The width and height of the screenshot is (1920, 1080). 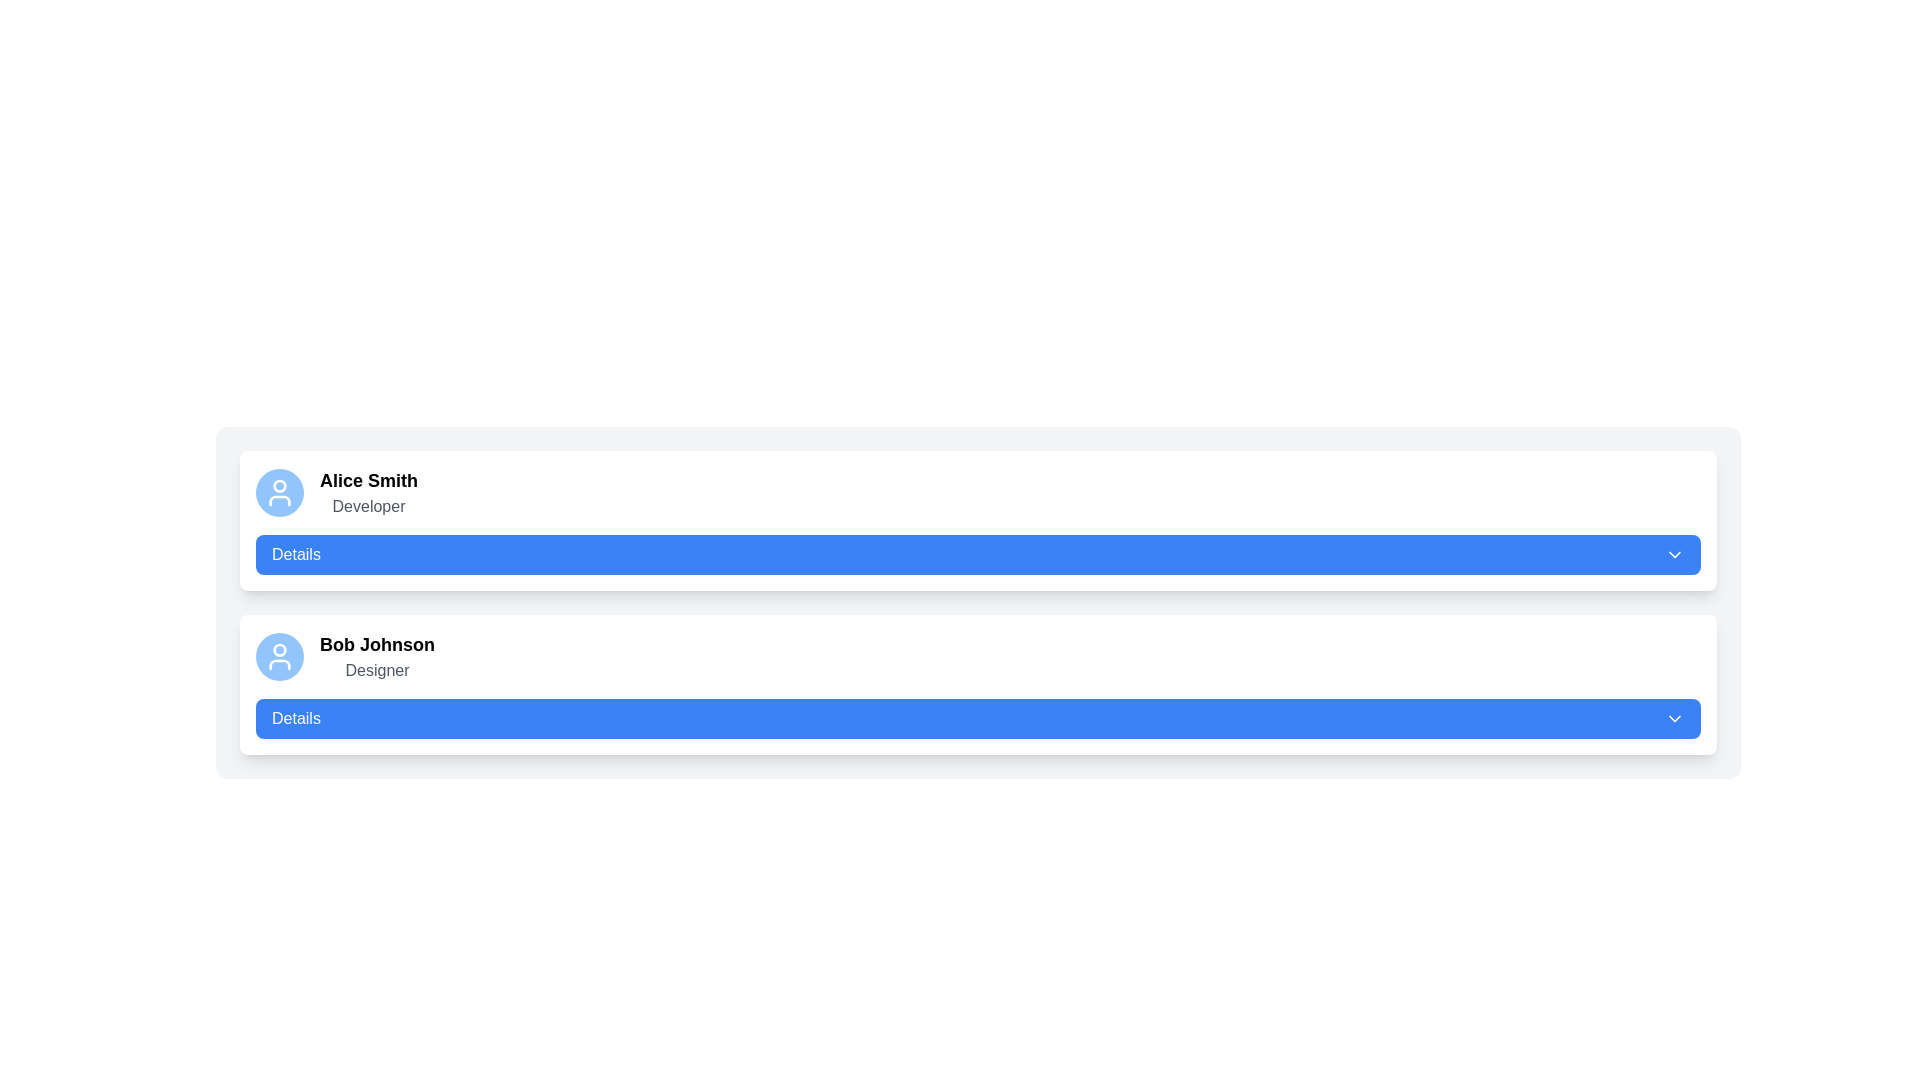 What do you see at coordinates (377, 644) in the screenshot?
I see `the text label displaying the name 'Bob Johnson'` at bounding box center [377, 644].